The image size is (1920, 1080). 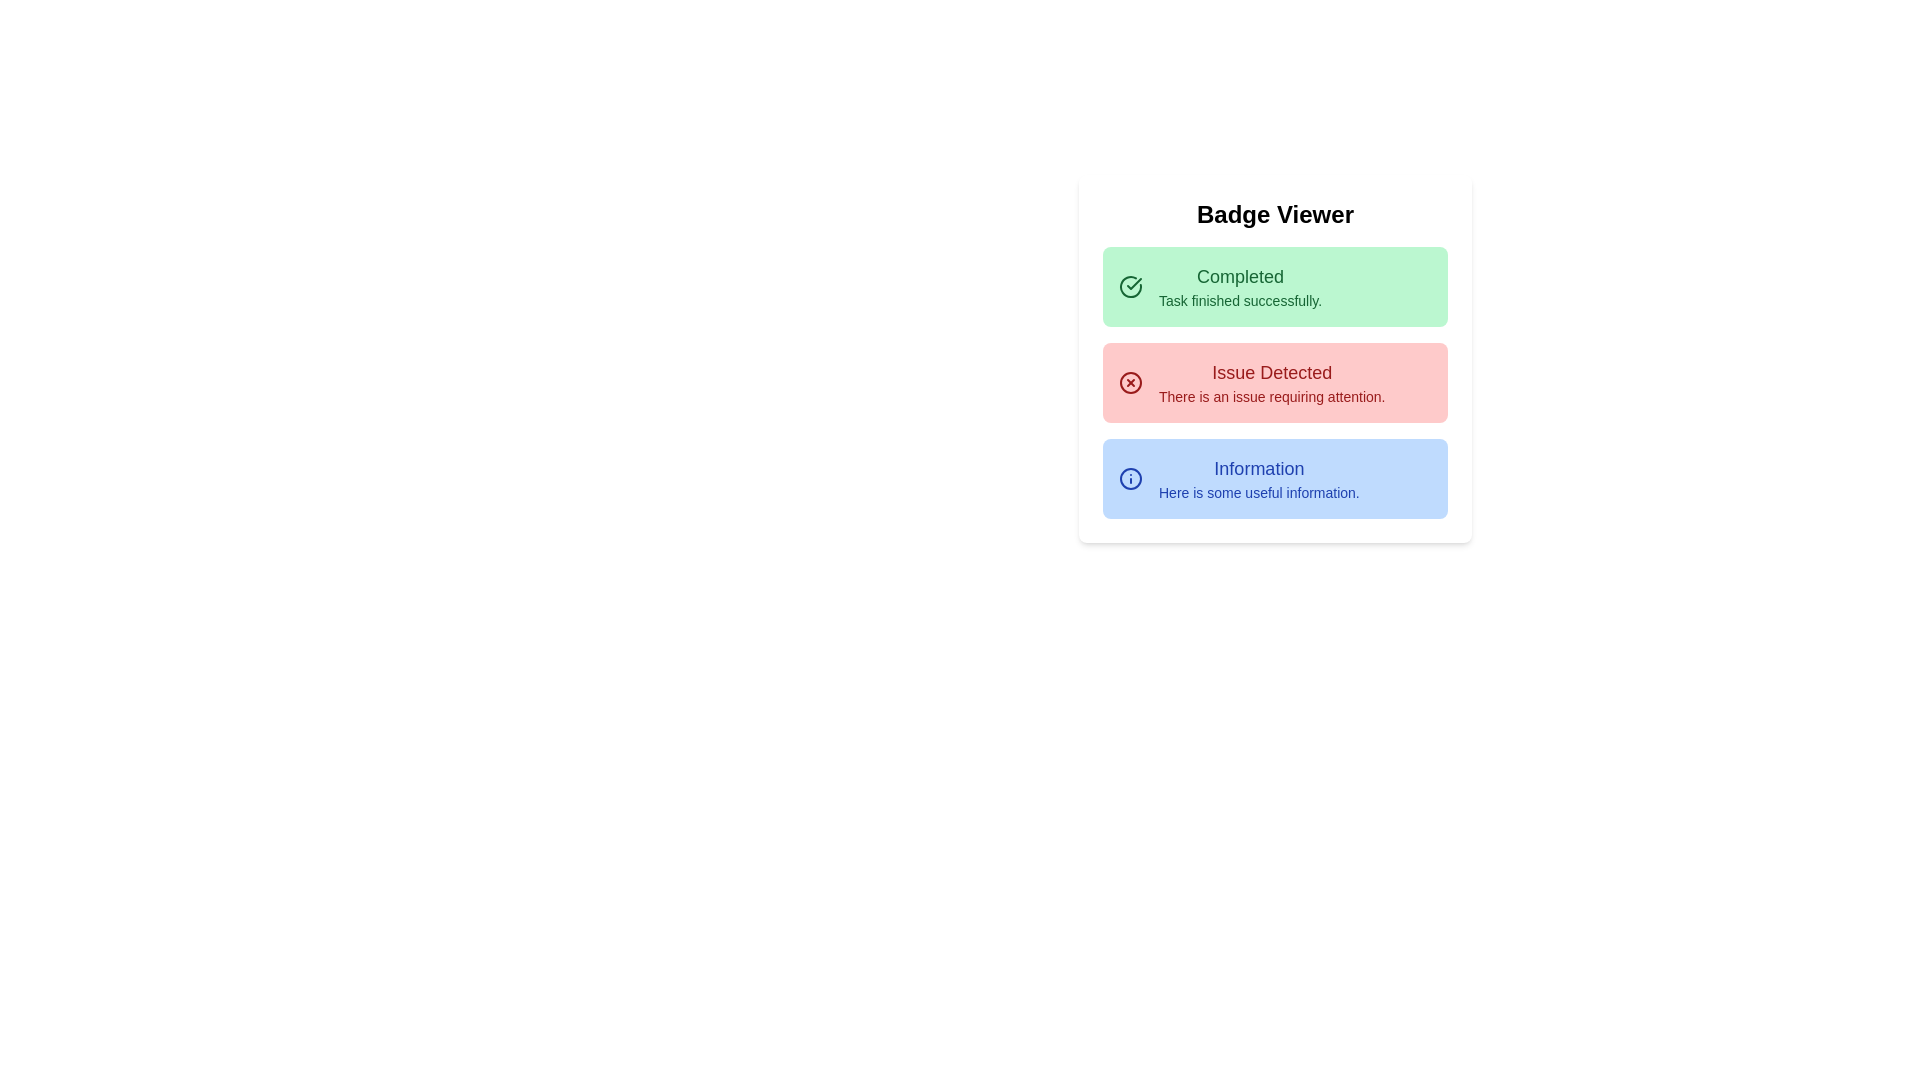 I want to click on the header text labeled 'Issue Detected', which is styled in bold with a larger font size and located within a red rectangular region in the second section of the main interface, so click(x=1271, y=373).